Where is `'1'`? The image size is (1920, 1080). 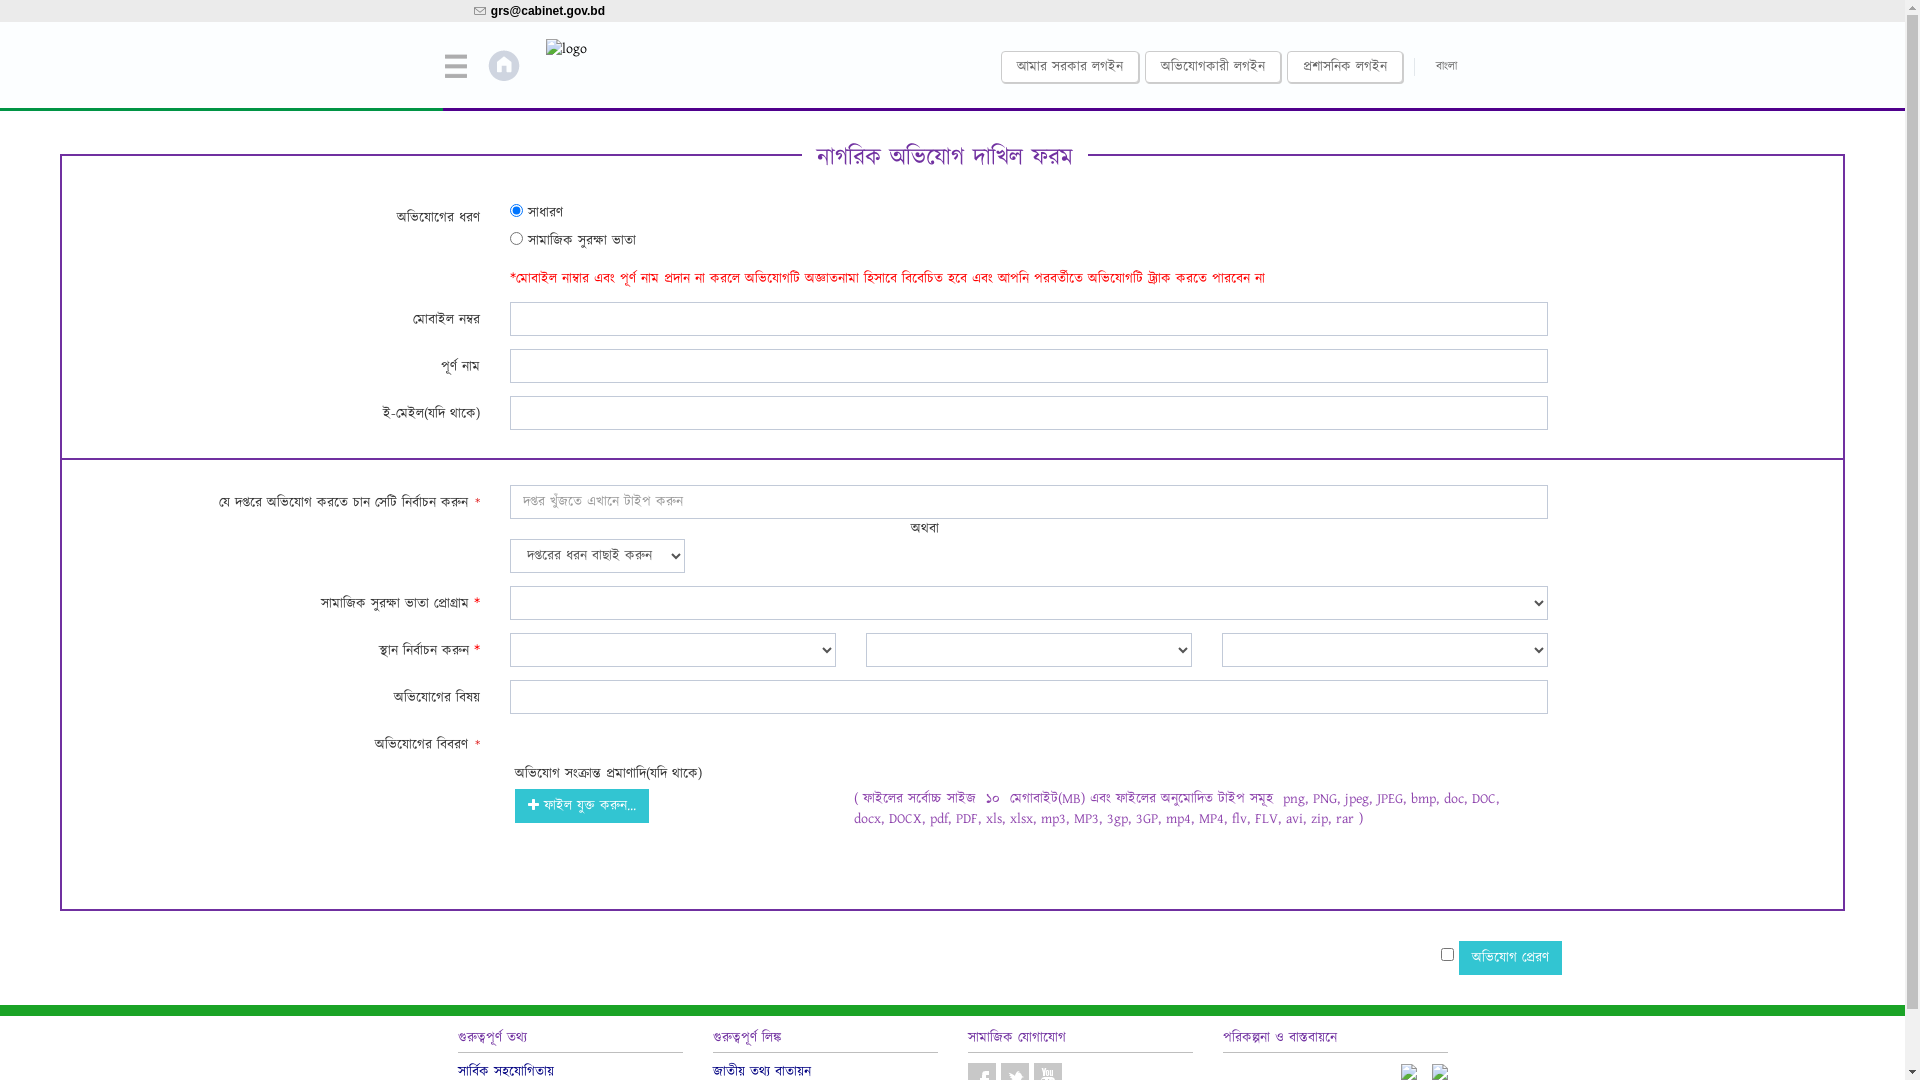
'1' is located at coordinates (516, 210).